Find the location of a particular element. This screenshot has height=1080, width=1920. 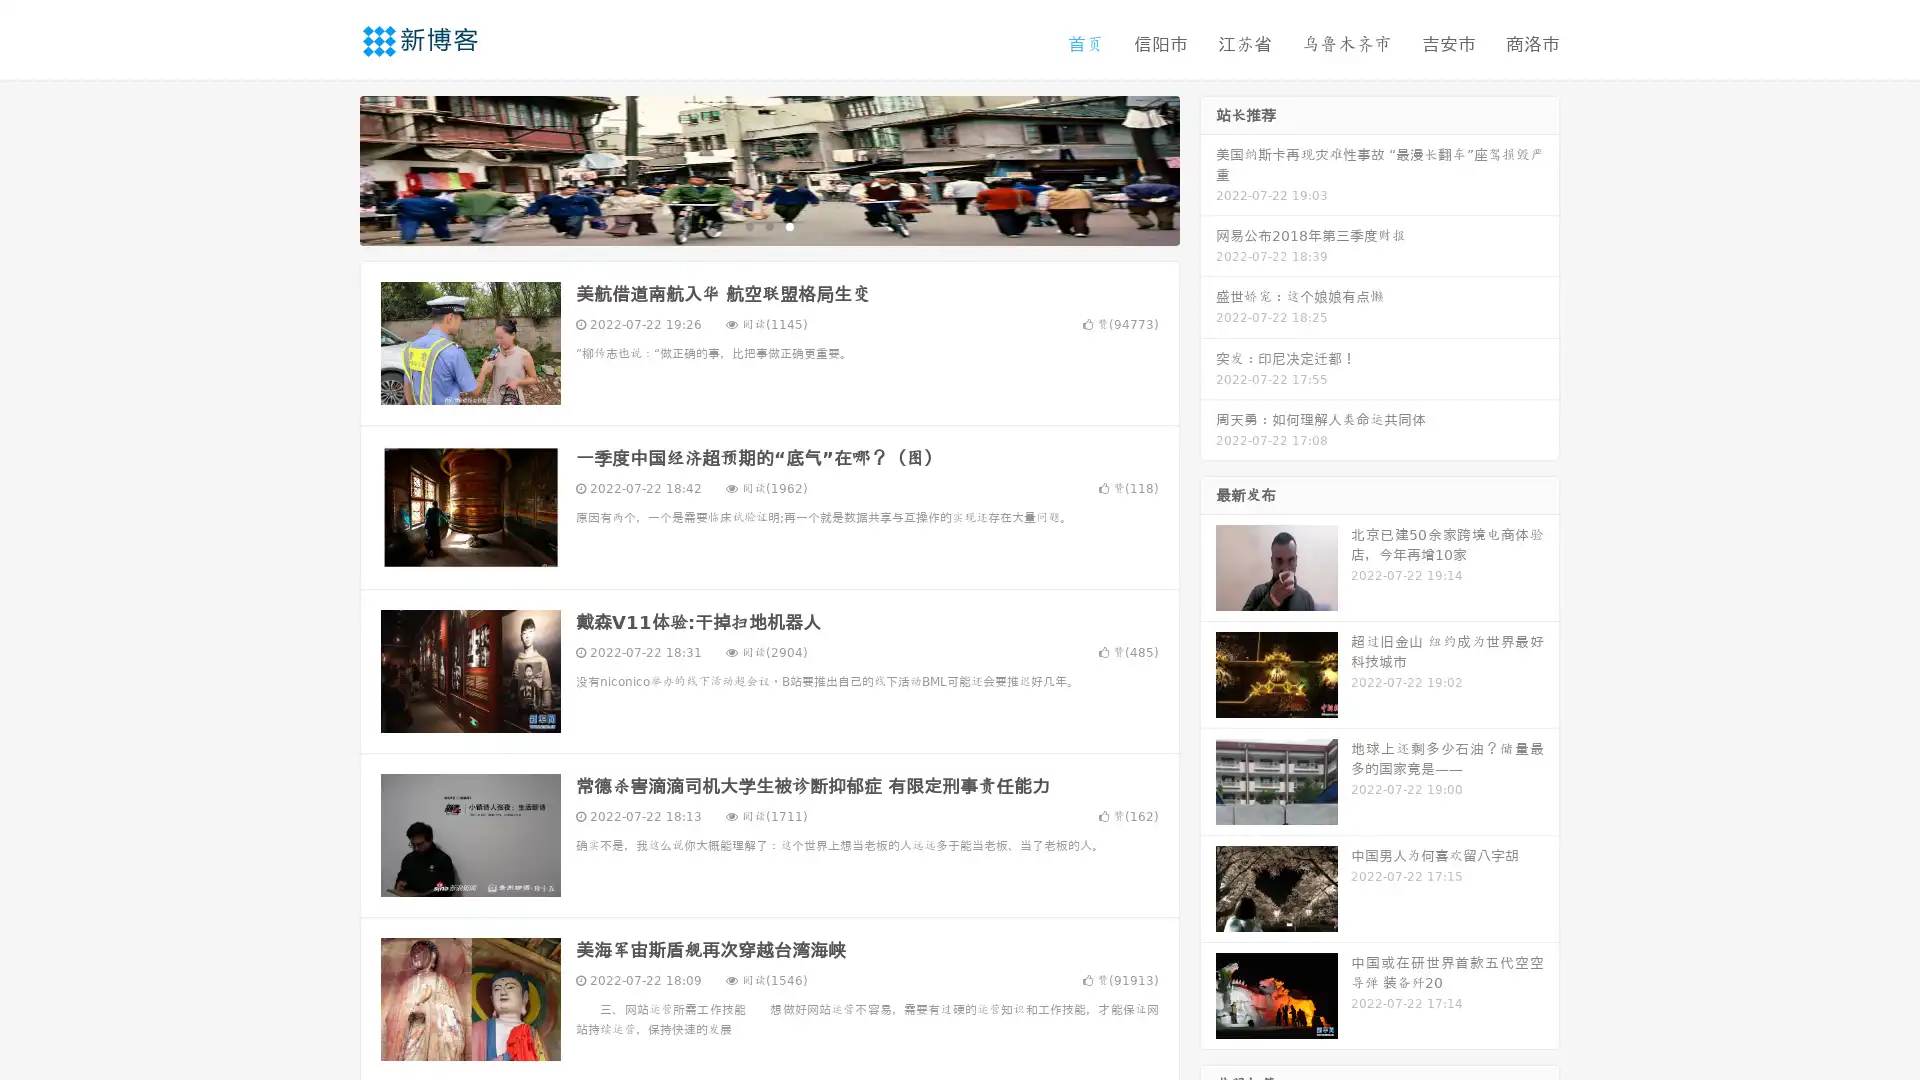

Next slide is located at coordinates (1208, 168).